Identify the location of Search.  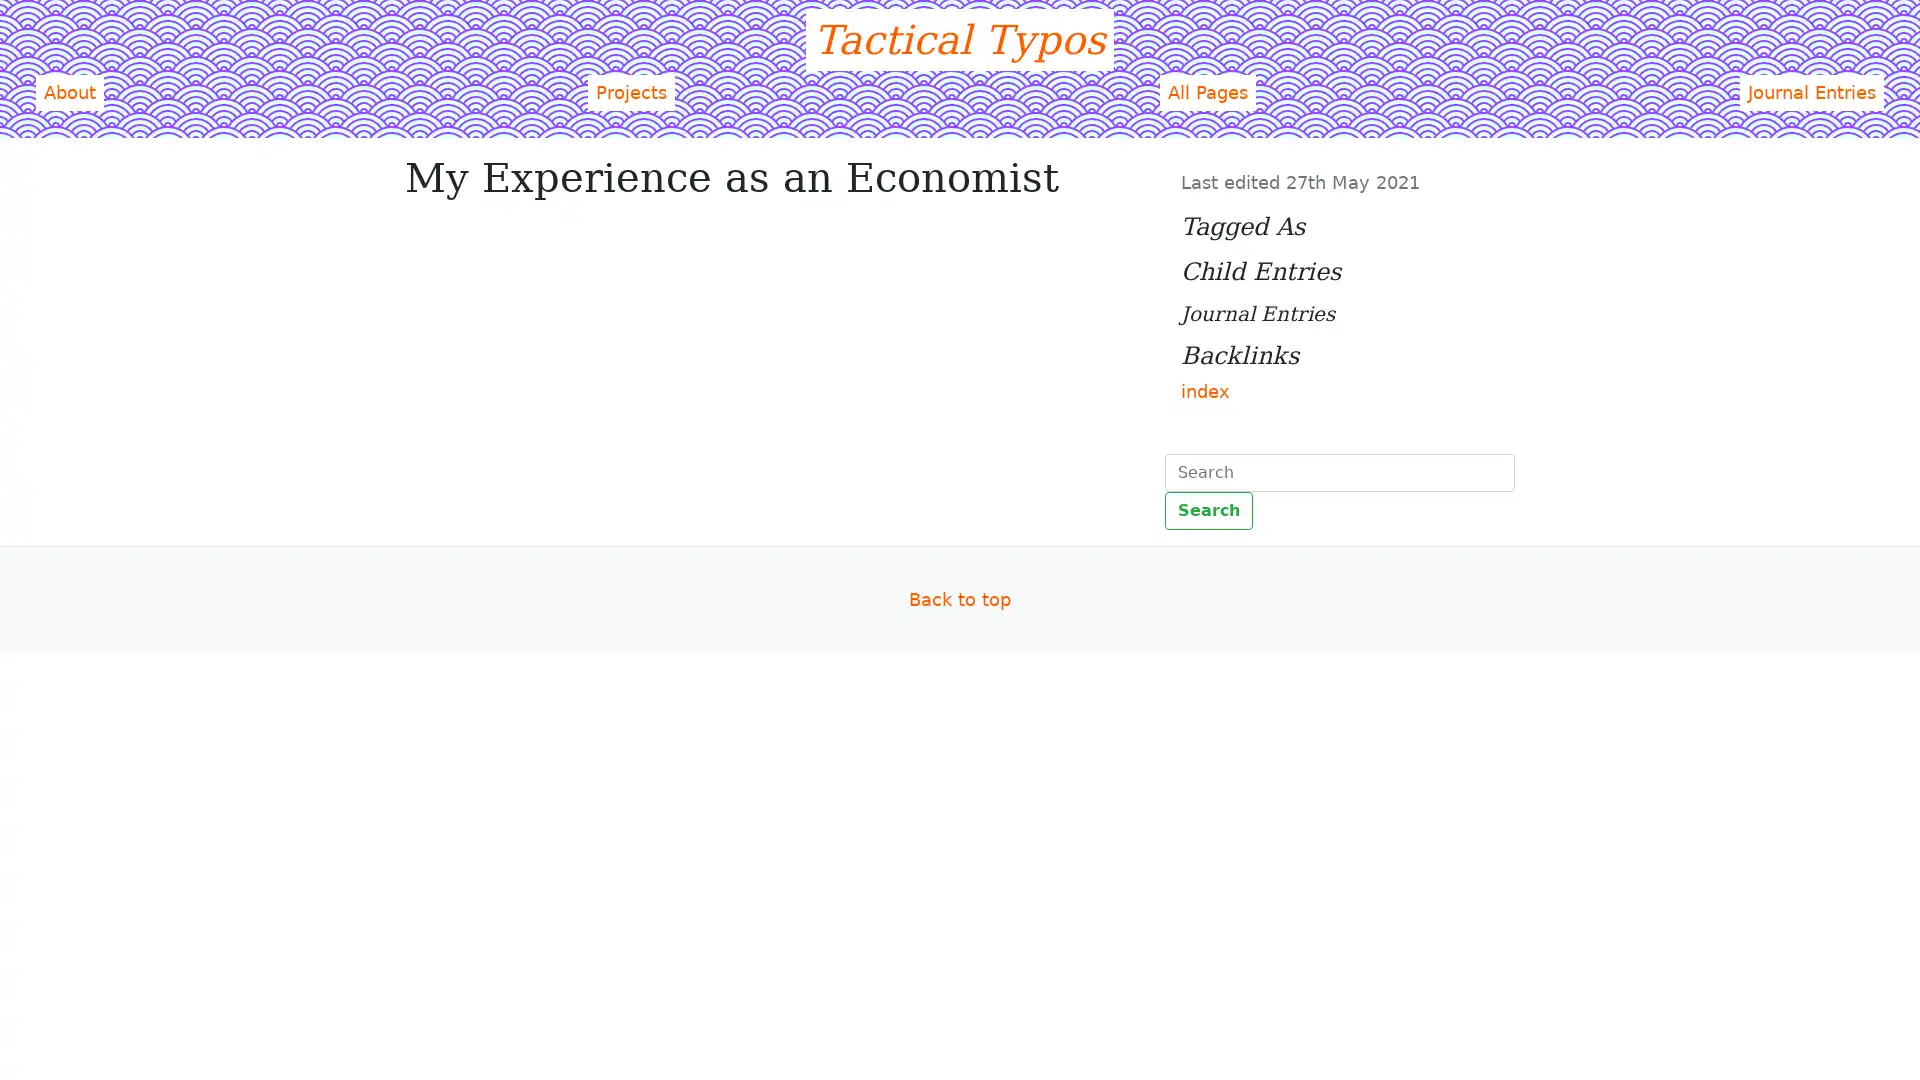
(1208, 508).